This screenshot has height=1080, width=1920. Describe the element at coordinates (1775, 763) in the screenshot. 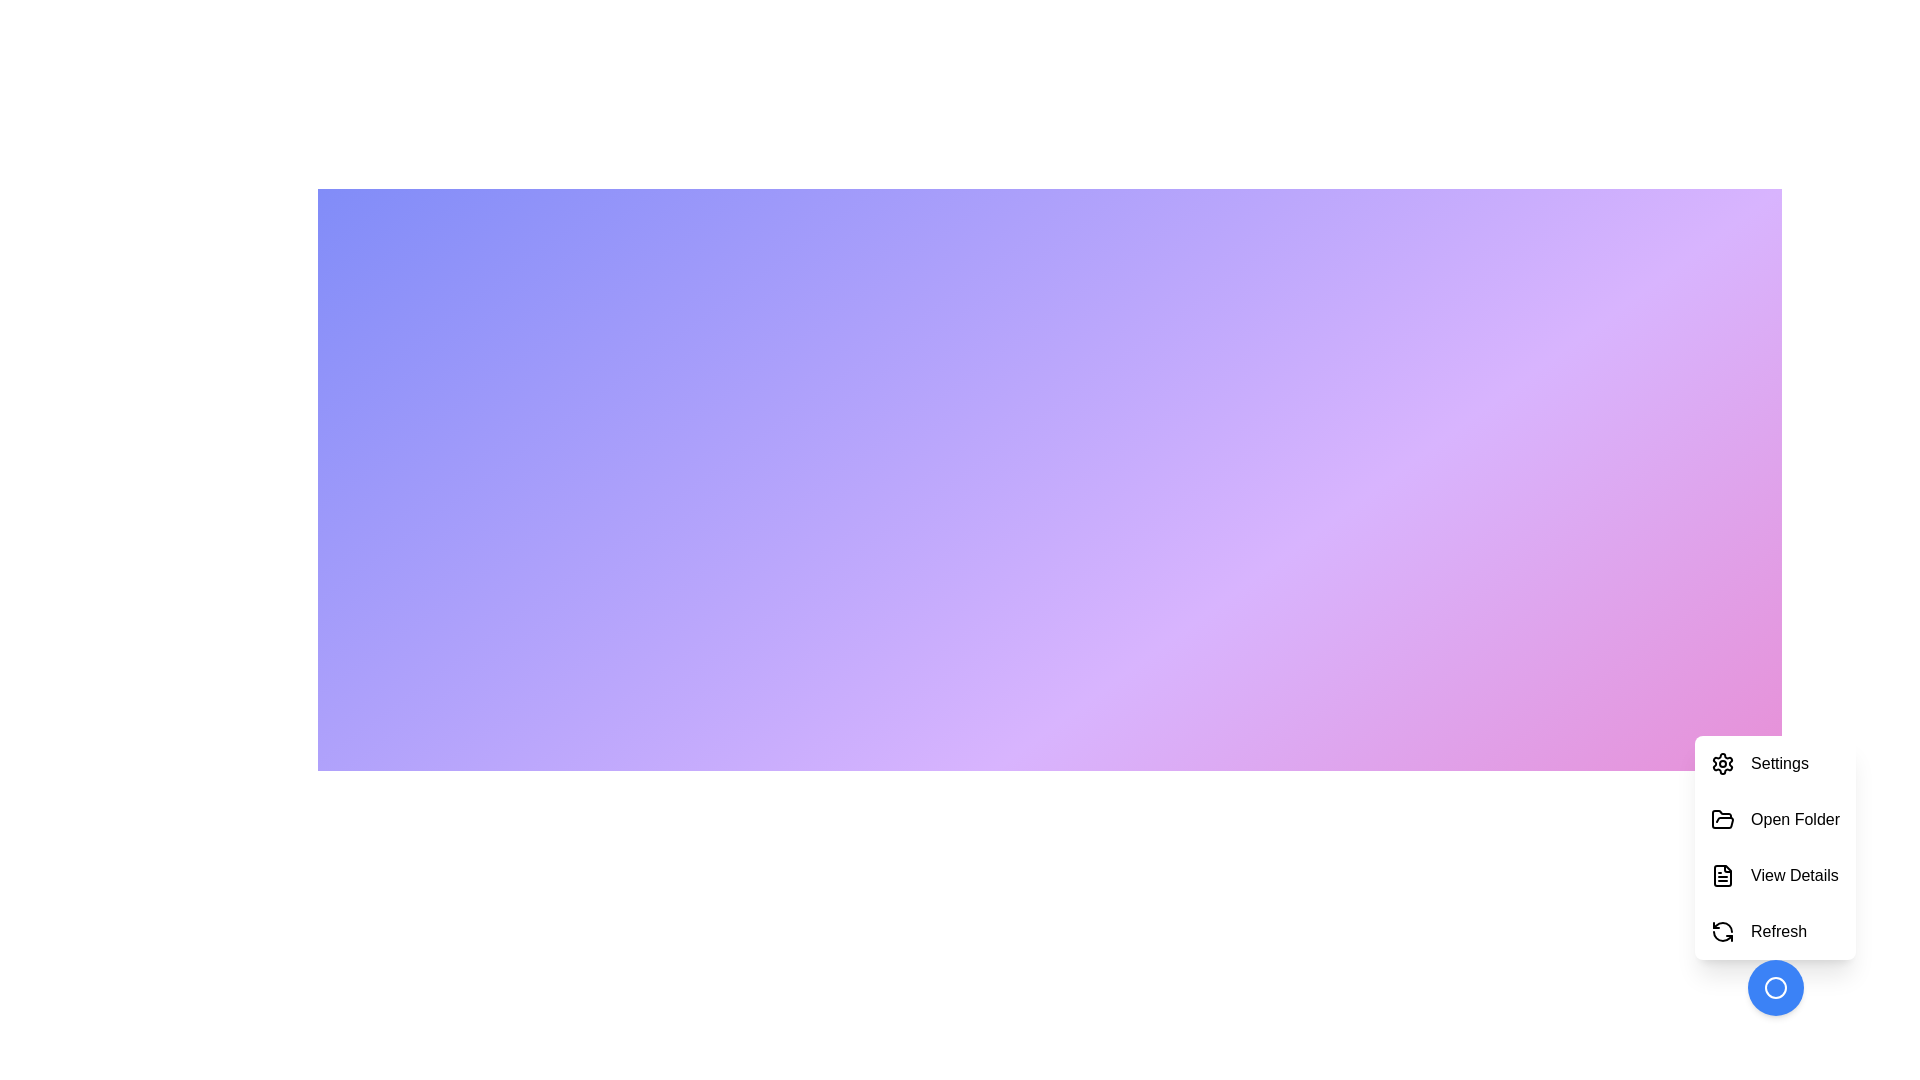

I see `the menu item labeled Settings` at that location.